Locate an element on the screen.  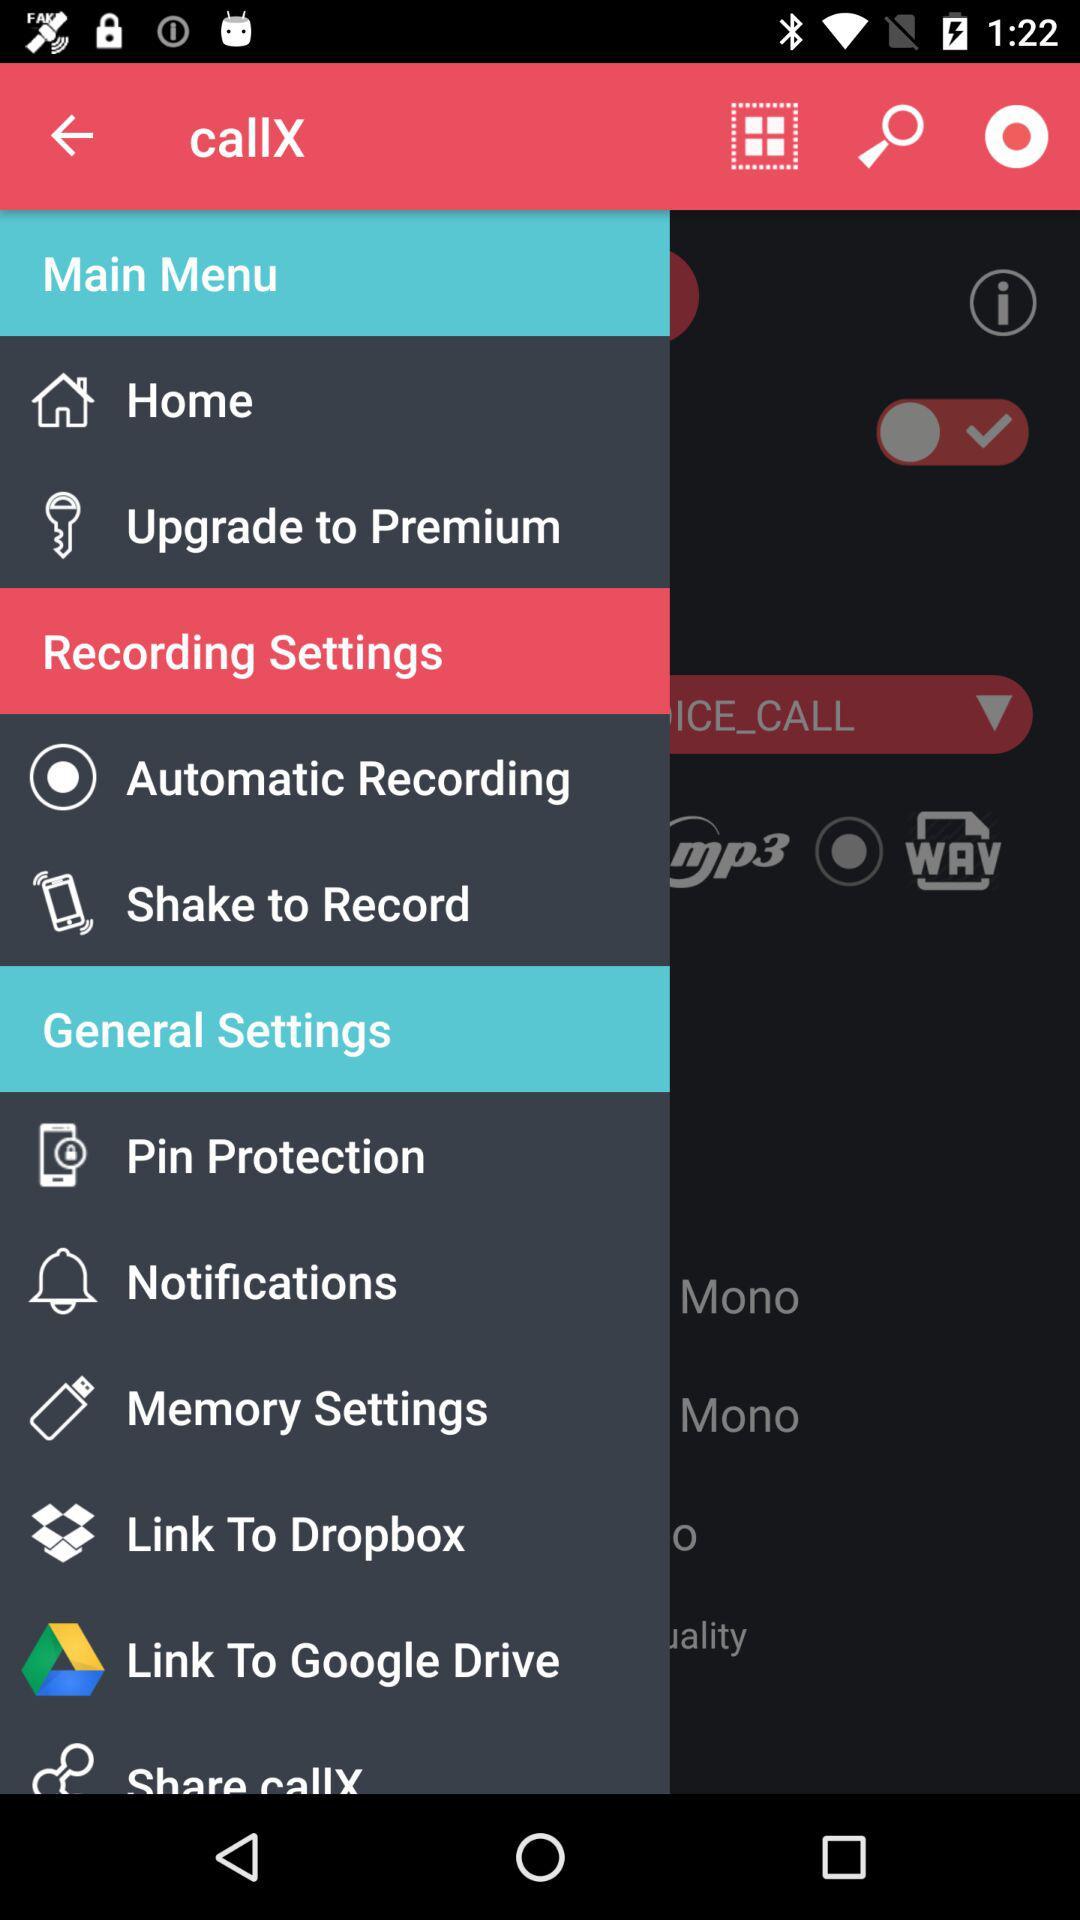
the info icon is located at coordinates (986, 301).